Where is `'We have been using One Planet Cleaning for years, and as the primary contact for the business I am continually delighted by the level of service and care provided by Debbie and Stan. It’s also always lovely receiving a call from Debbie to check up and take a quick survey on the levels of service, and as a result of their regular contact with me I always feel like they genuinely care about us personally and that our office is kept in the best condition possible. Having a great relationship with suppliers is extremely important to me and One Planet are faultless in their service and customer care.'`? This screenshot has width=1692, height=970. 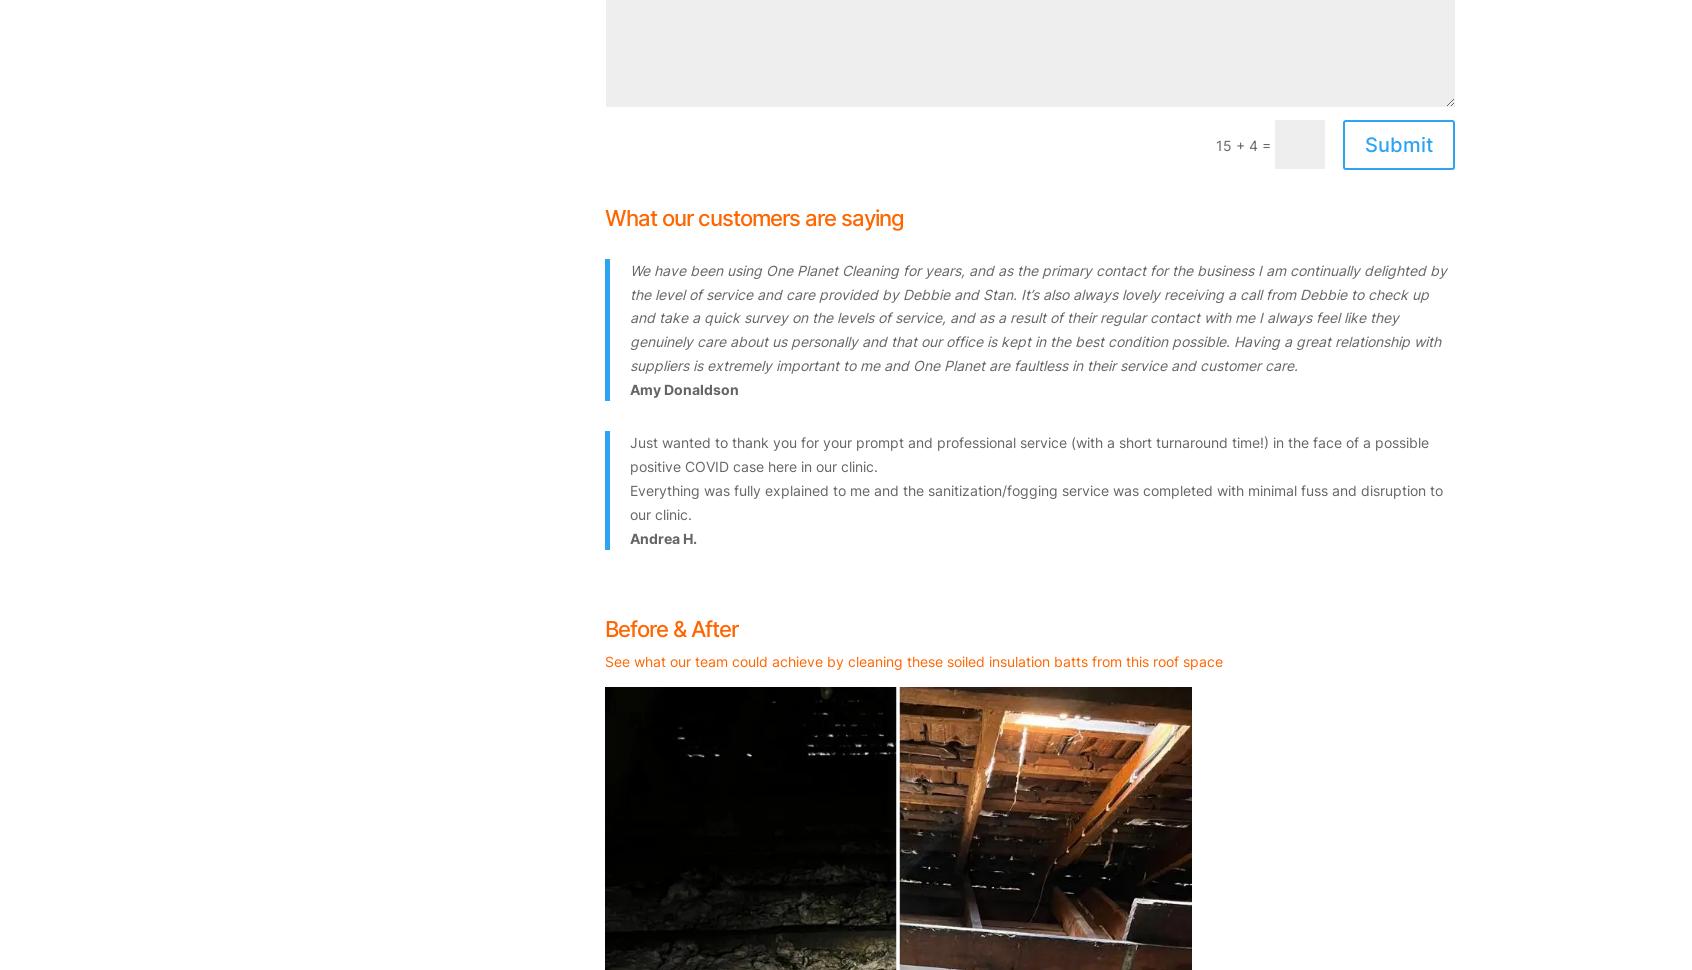 'We have been using One Planet Cleaning for years, and as the primary contact for the business I am continually delighted by the level of service and care provided by Debbie and Stan. It’s also always lovely receiving a call from Debbie to check up and take a quick survey on the levels of service, and as a result of their regular contact with me I always feel like they genuinely care about us personally and that our office is kept in the best condition possible. Having a great relationship with suppliers is extremely important to me and One Planet are faultless in their service and customer care.' is located at coordinates (1037, 316).